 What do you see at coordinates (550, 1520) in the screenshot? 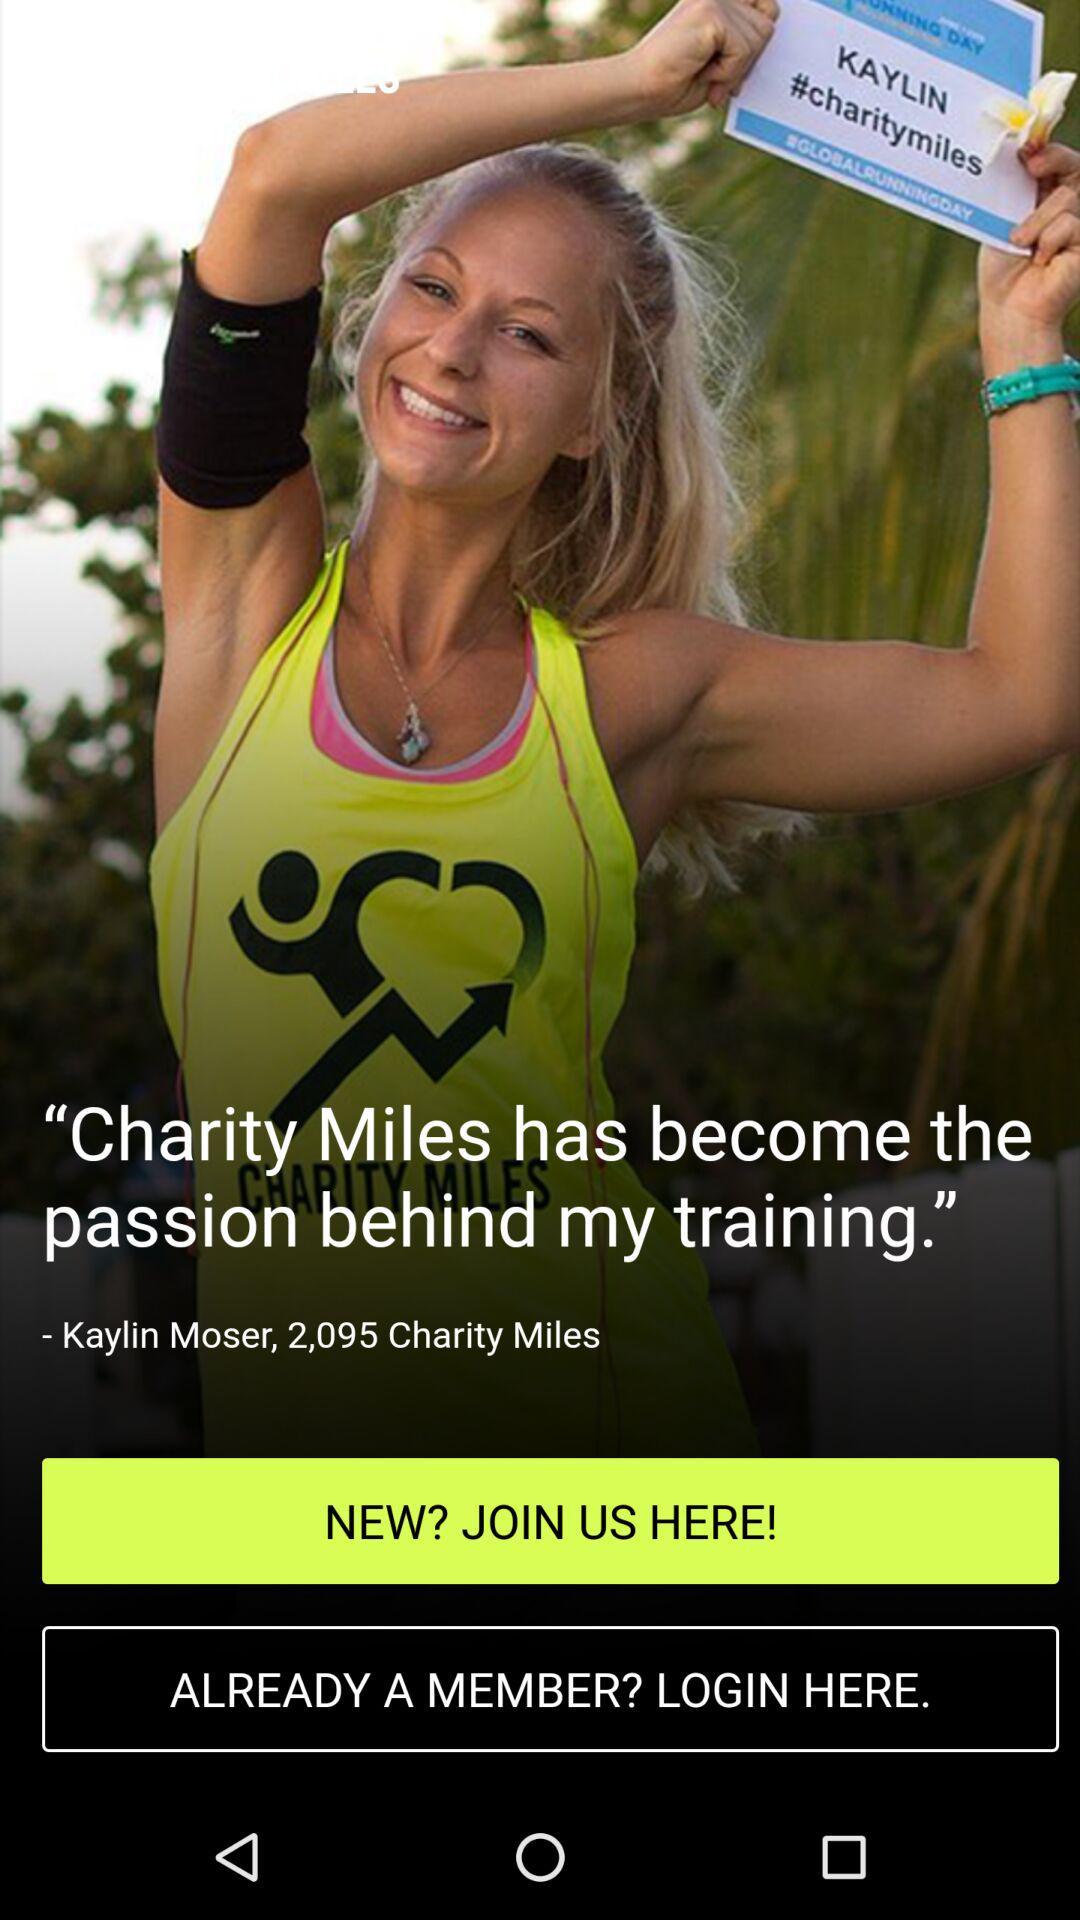
I see `icon below the jack fussell 3` at bounding box center [550, 1520].